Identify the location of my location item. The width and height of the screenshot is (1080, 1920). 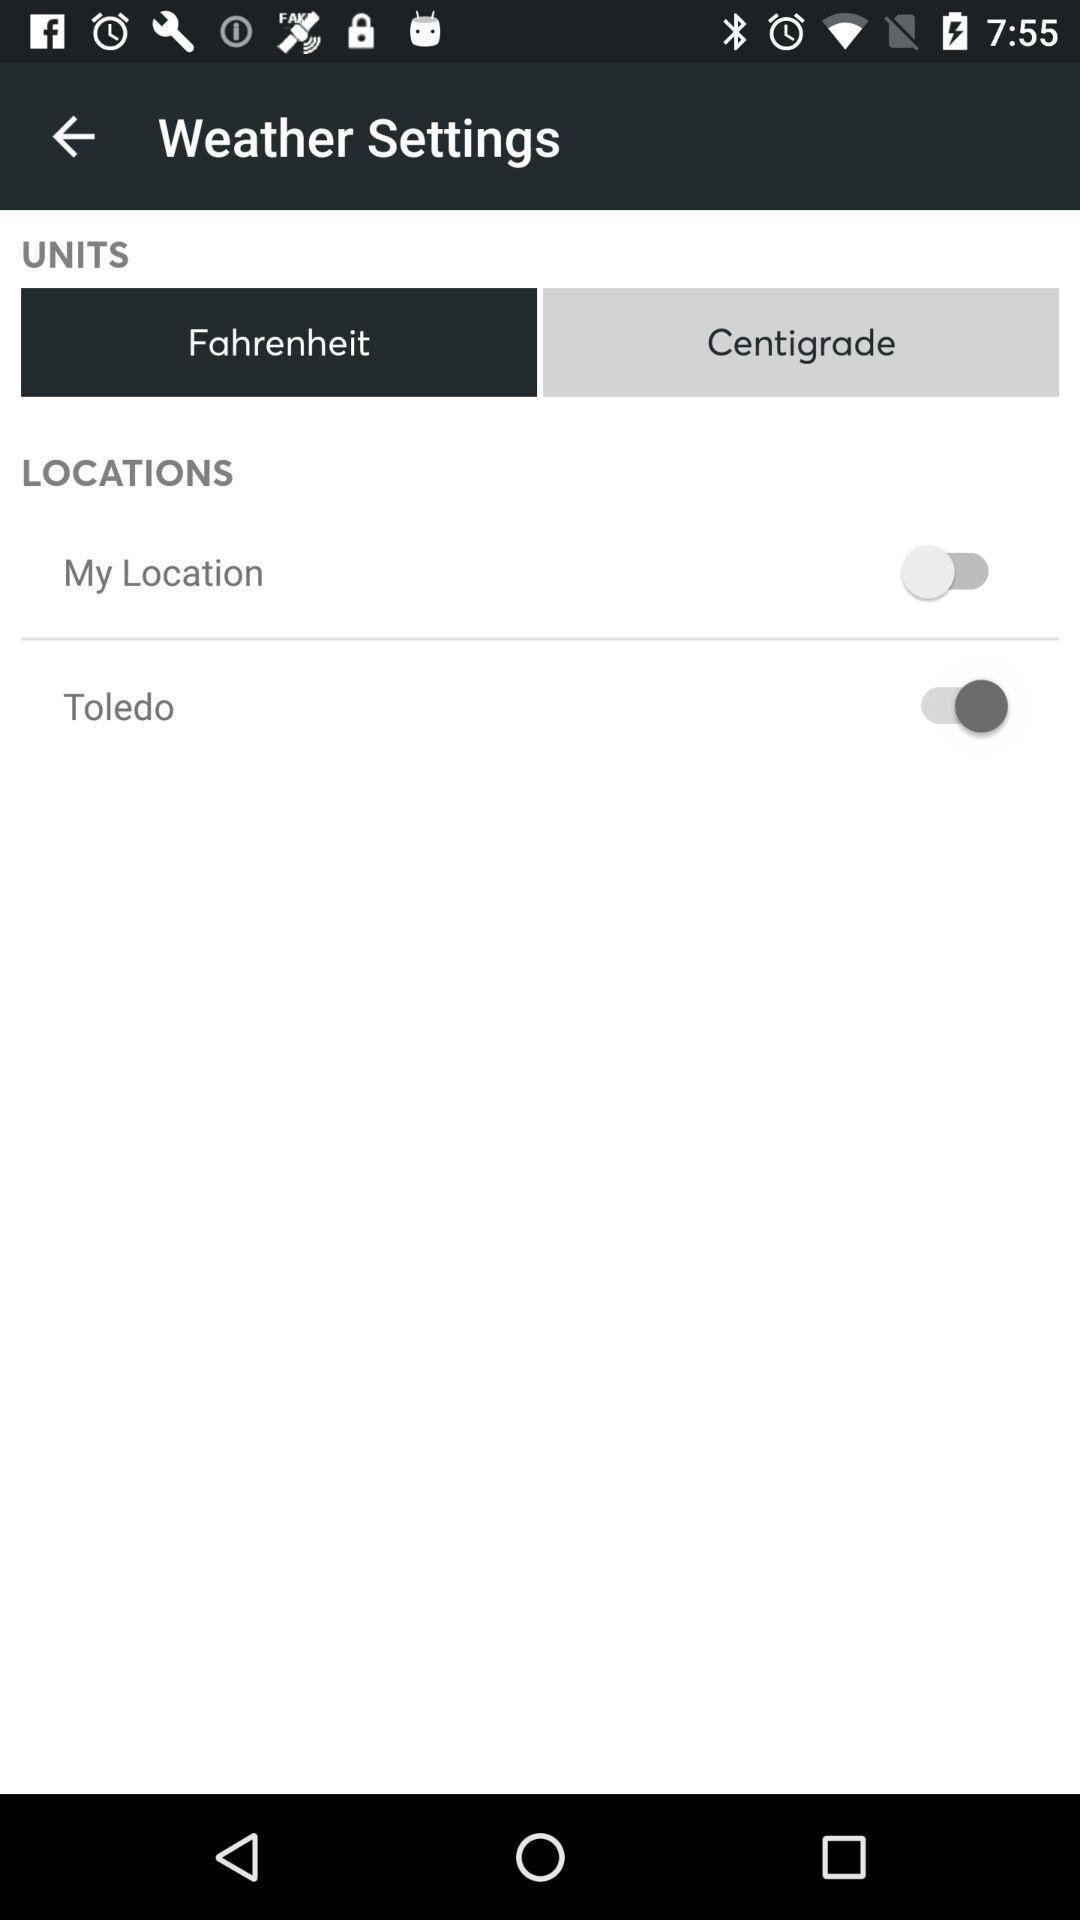
(162, 570).